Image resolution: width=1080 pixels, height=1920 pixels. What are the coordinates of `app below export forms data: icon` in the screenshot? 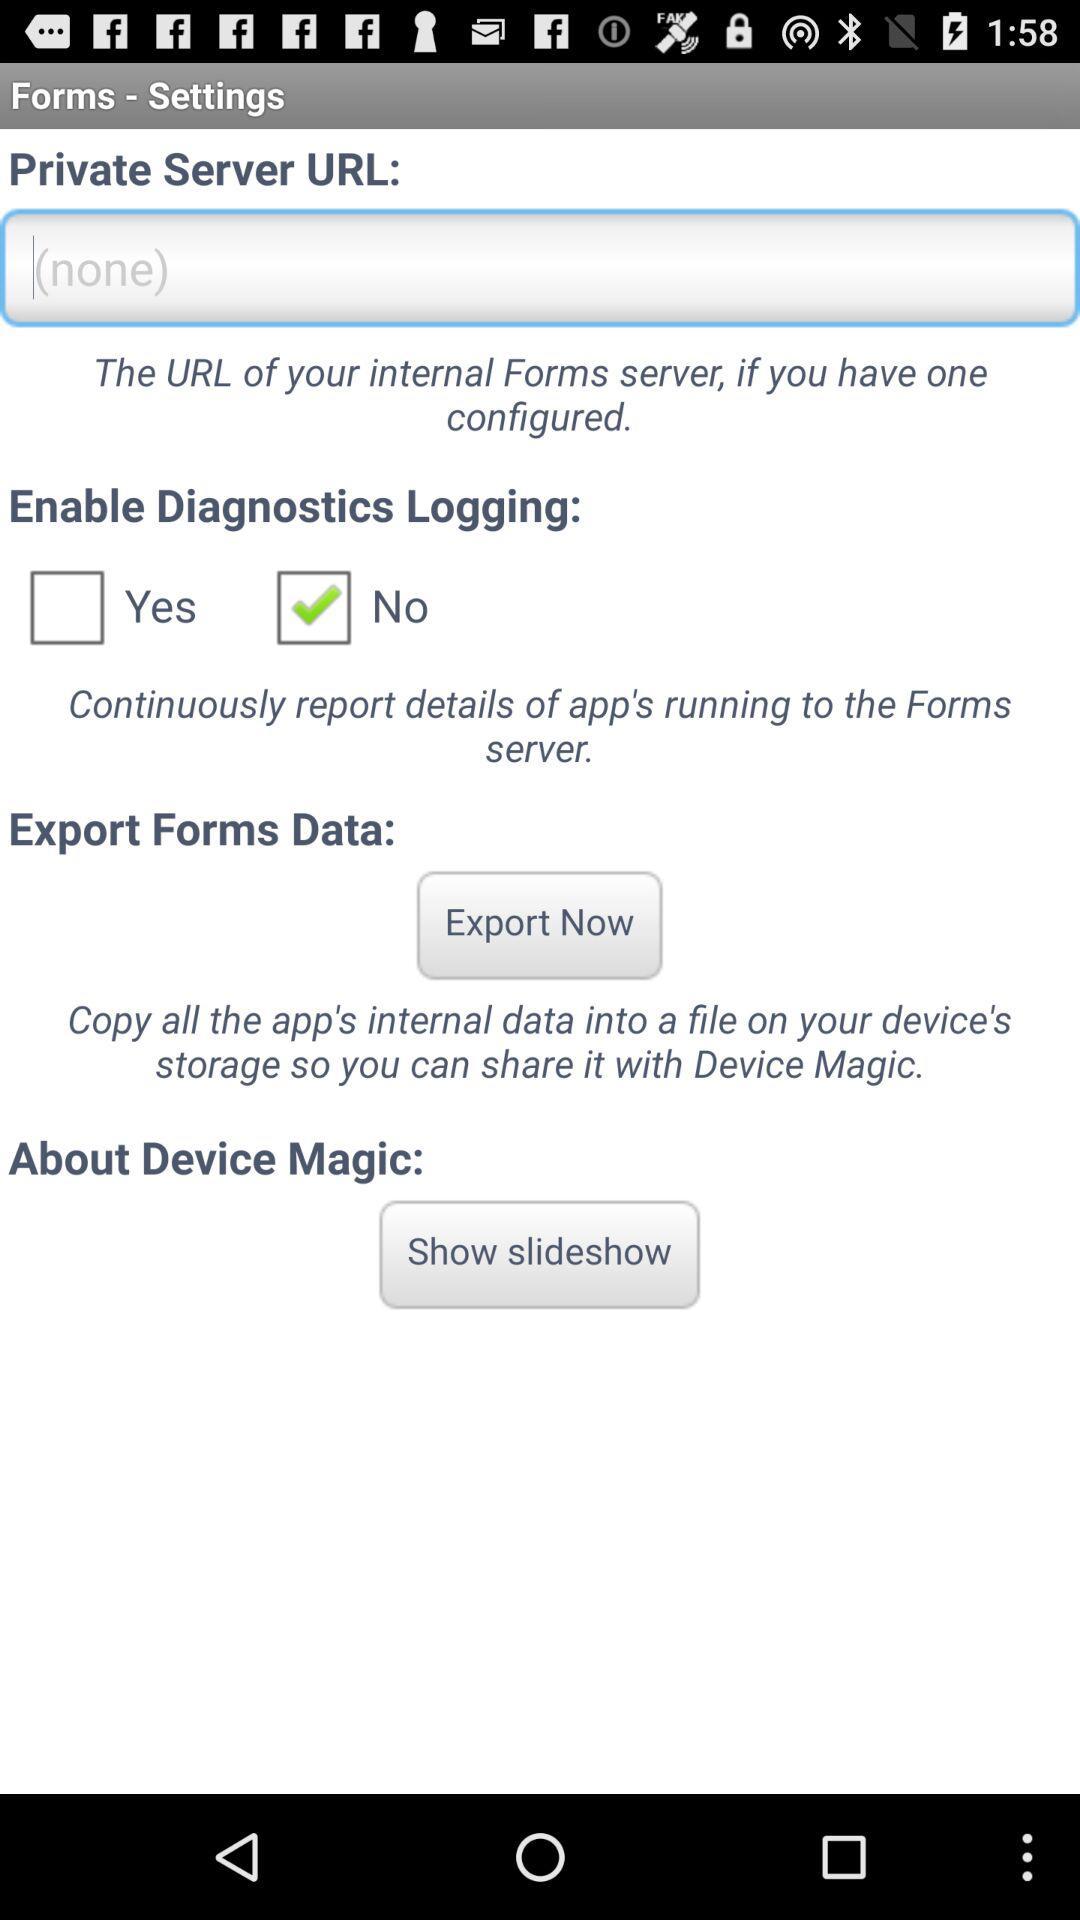 It's located at (538, 924).